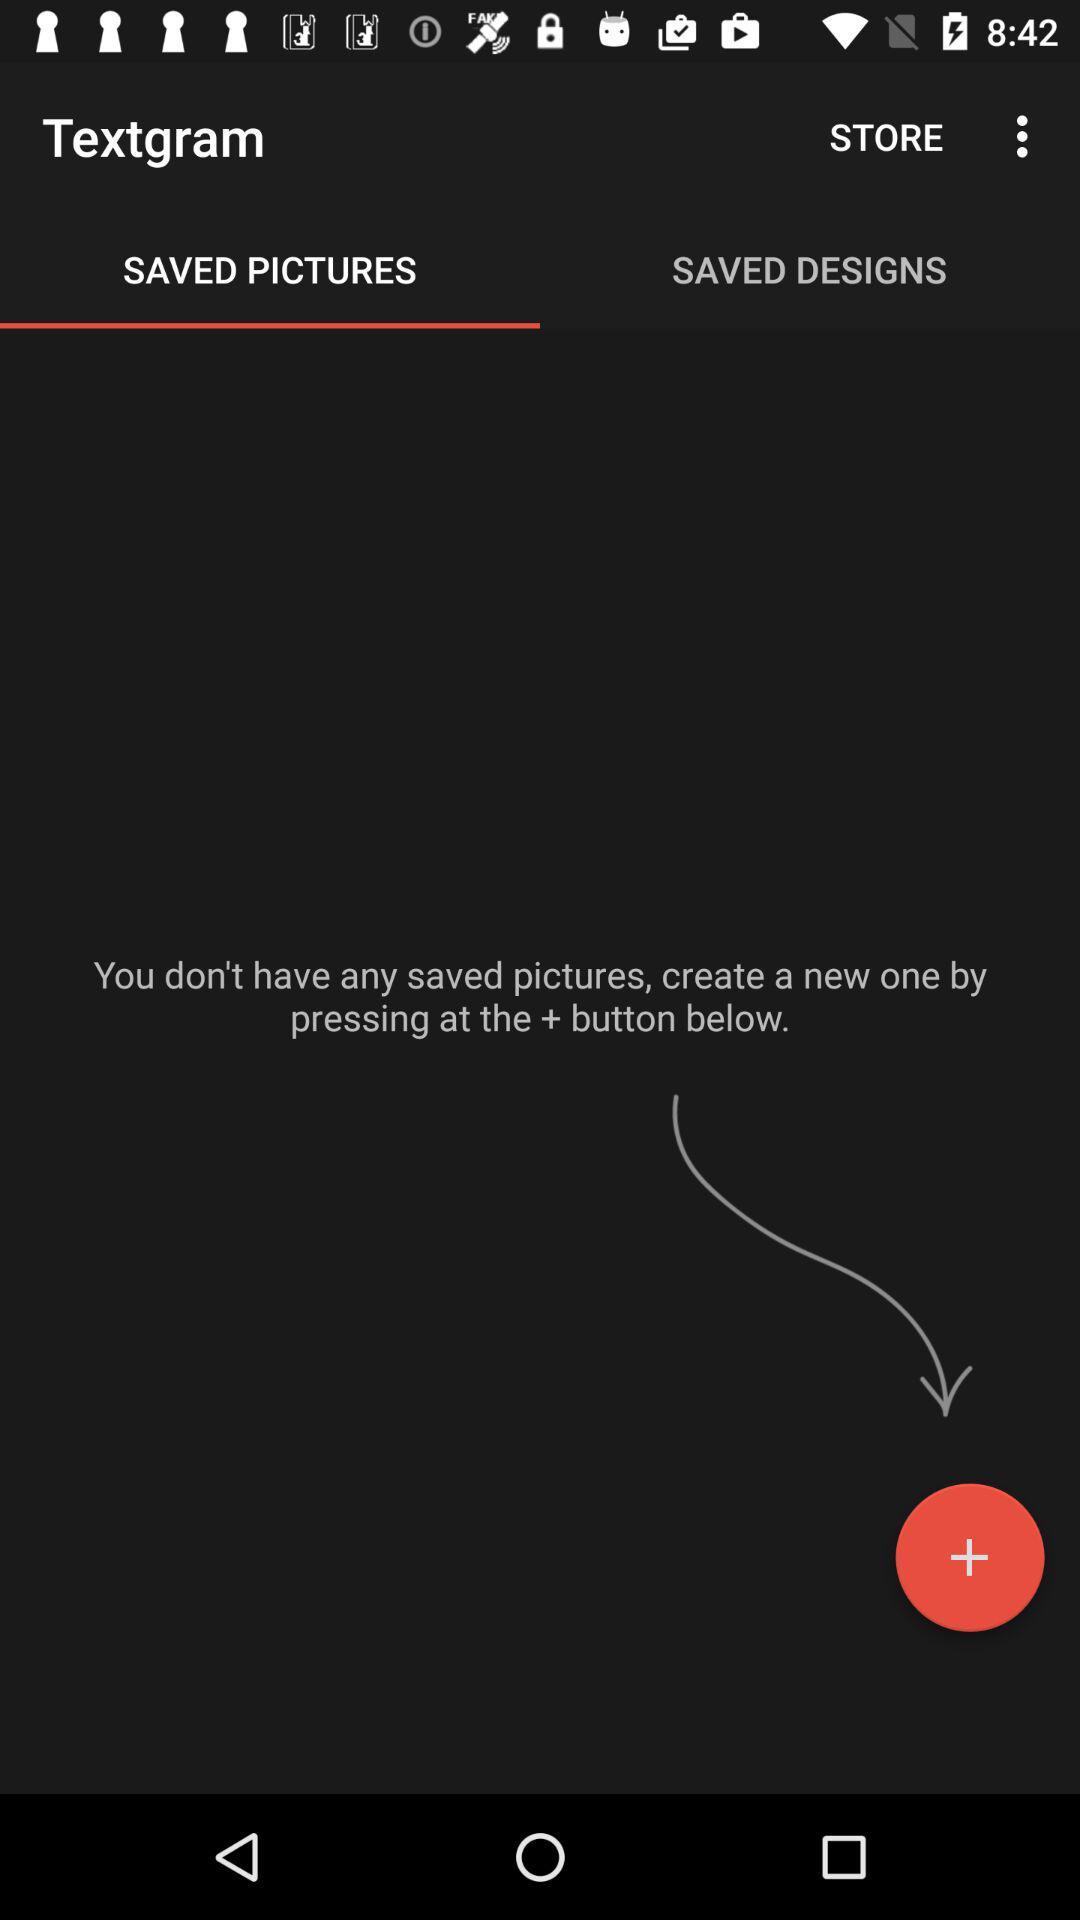 The width and height of the screenshot is (1080, 1920). What do you see at coordinates (1027, 135) in the screenshot?
I see `the icon next to store icon` at bounding box center [1027, 135].